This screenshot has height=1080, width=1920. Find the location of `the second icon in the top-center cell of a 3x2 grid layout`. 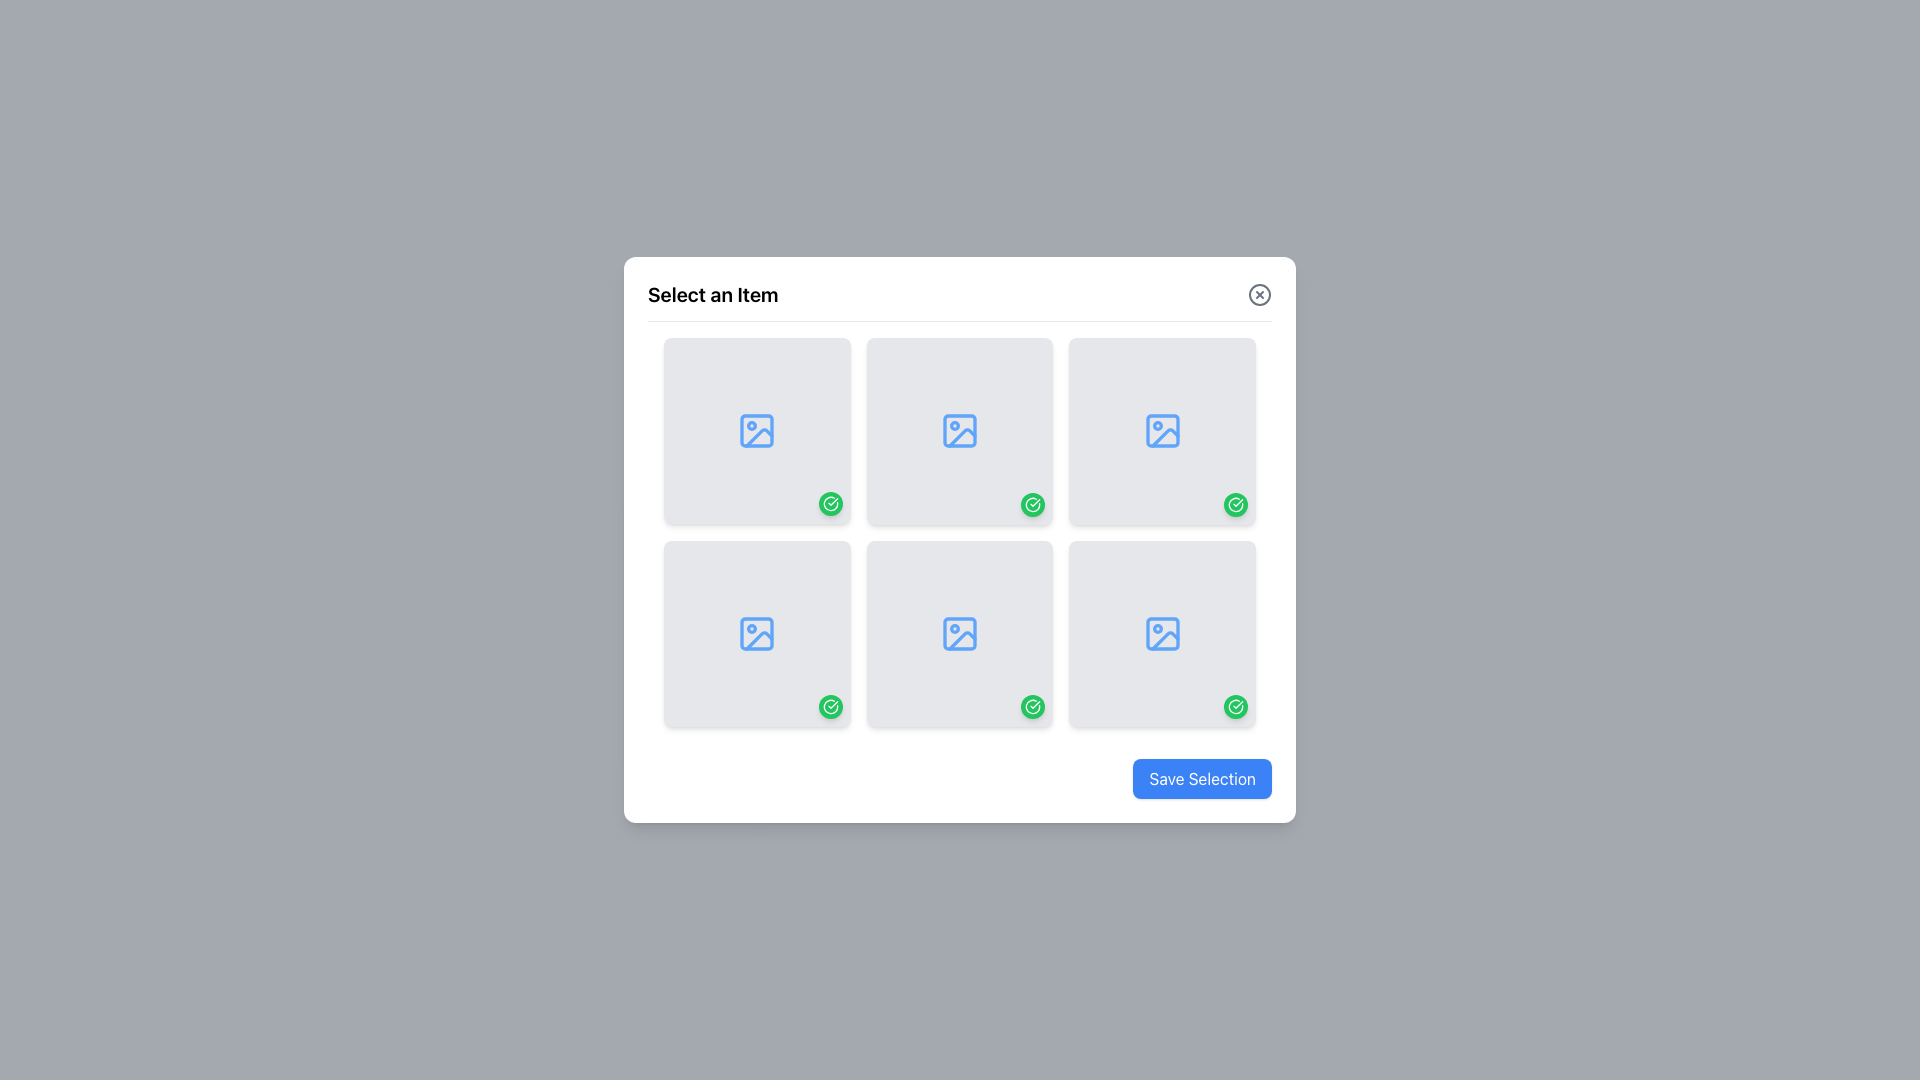

the second icon in the top-center cell of a 3x2 grid layout is located at coordinates (960, 430).